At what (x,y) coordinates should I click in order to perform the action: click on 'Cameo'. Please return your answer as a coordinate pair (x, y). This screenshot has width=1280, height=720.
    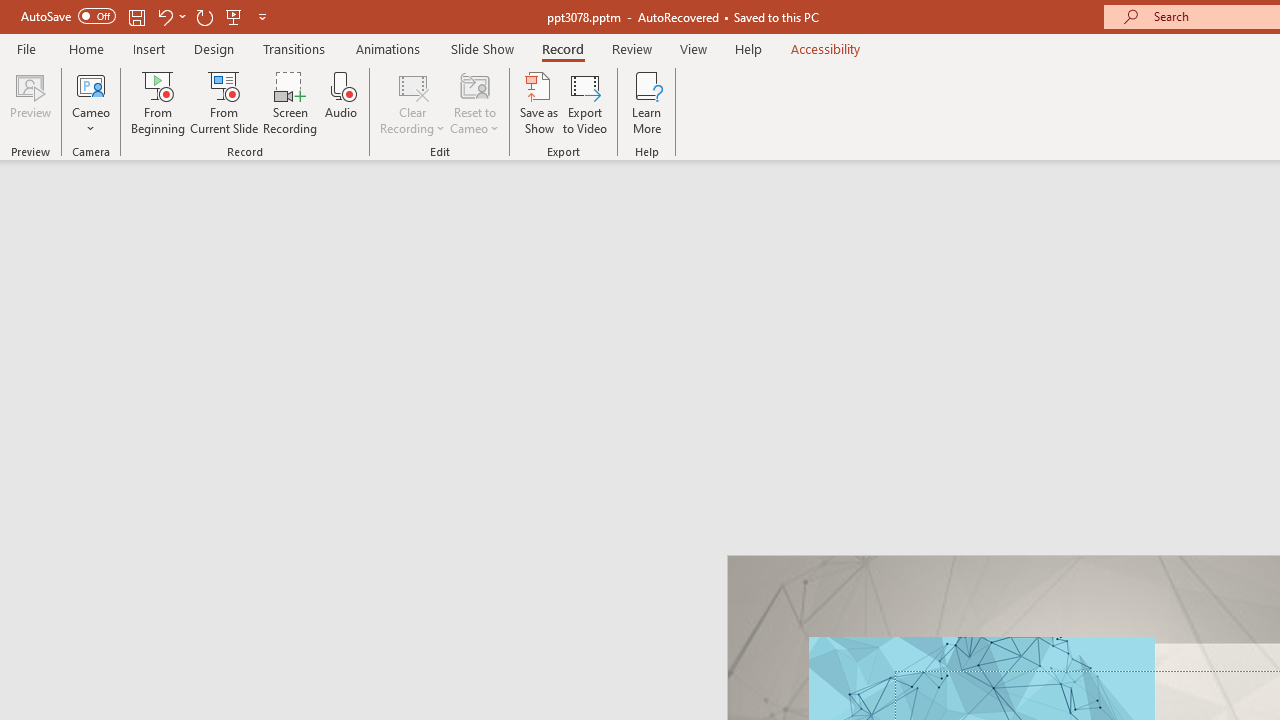
    Looking at the image, I should click on (90, 84).